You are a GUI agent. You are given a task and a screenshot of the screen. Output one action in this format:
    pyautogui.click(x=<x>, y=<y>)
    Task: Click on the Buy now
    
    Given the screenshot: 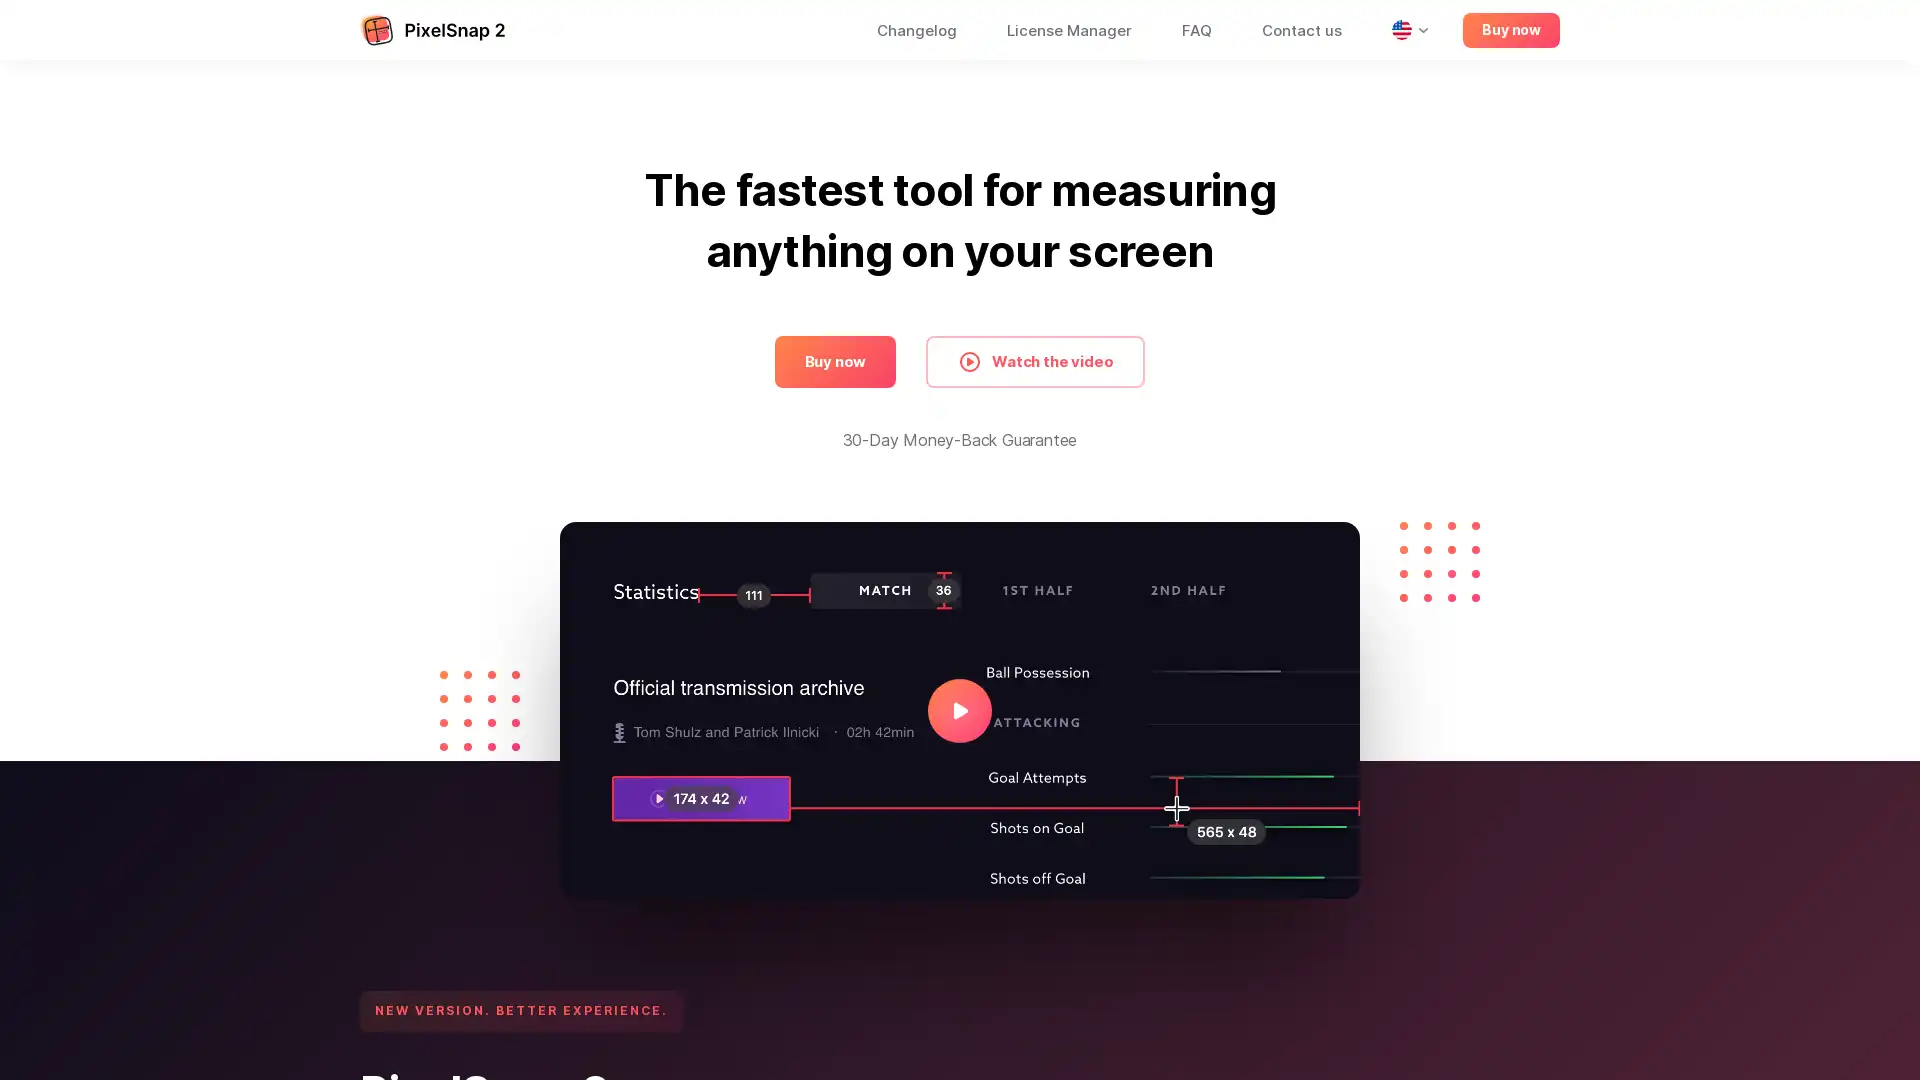 What is the action you would take?
    pyautogui.click(x=835, y=362)
    